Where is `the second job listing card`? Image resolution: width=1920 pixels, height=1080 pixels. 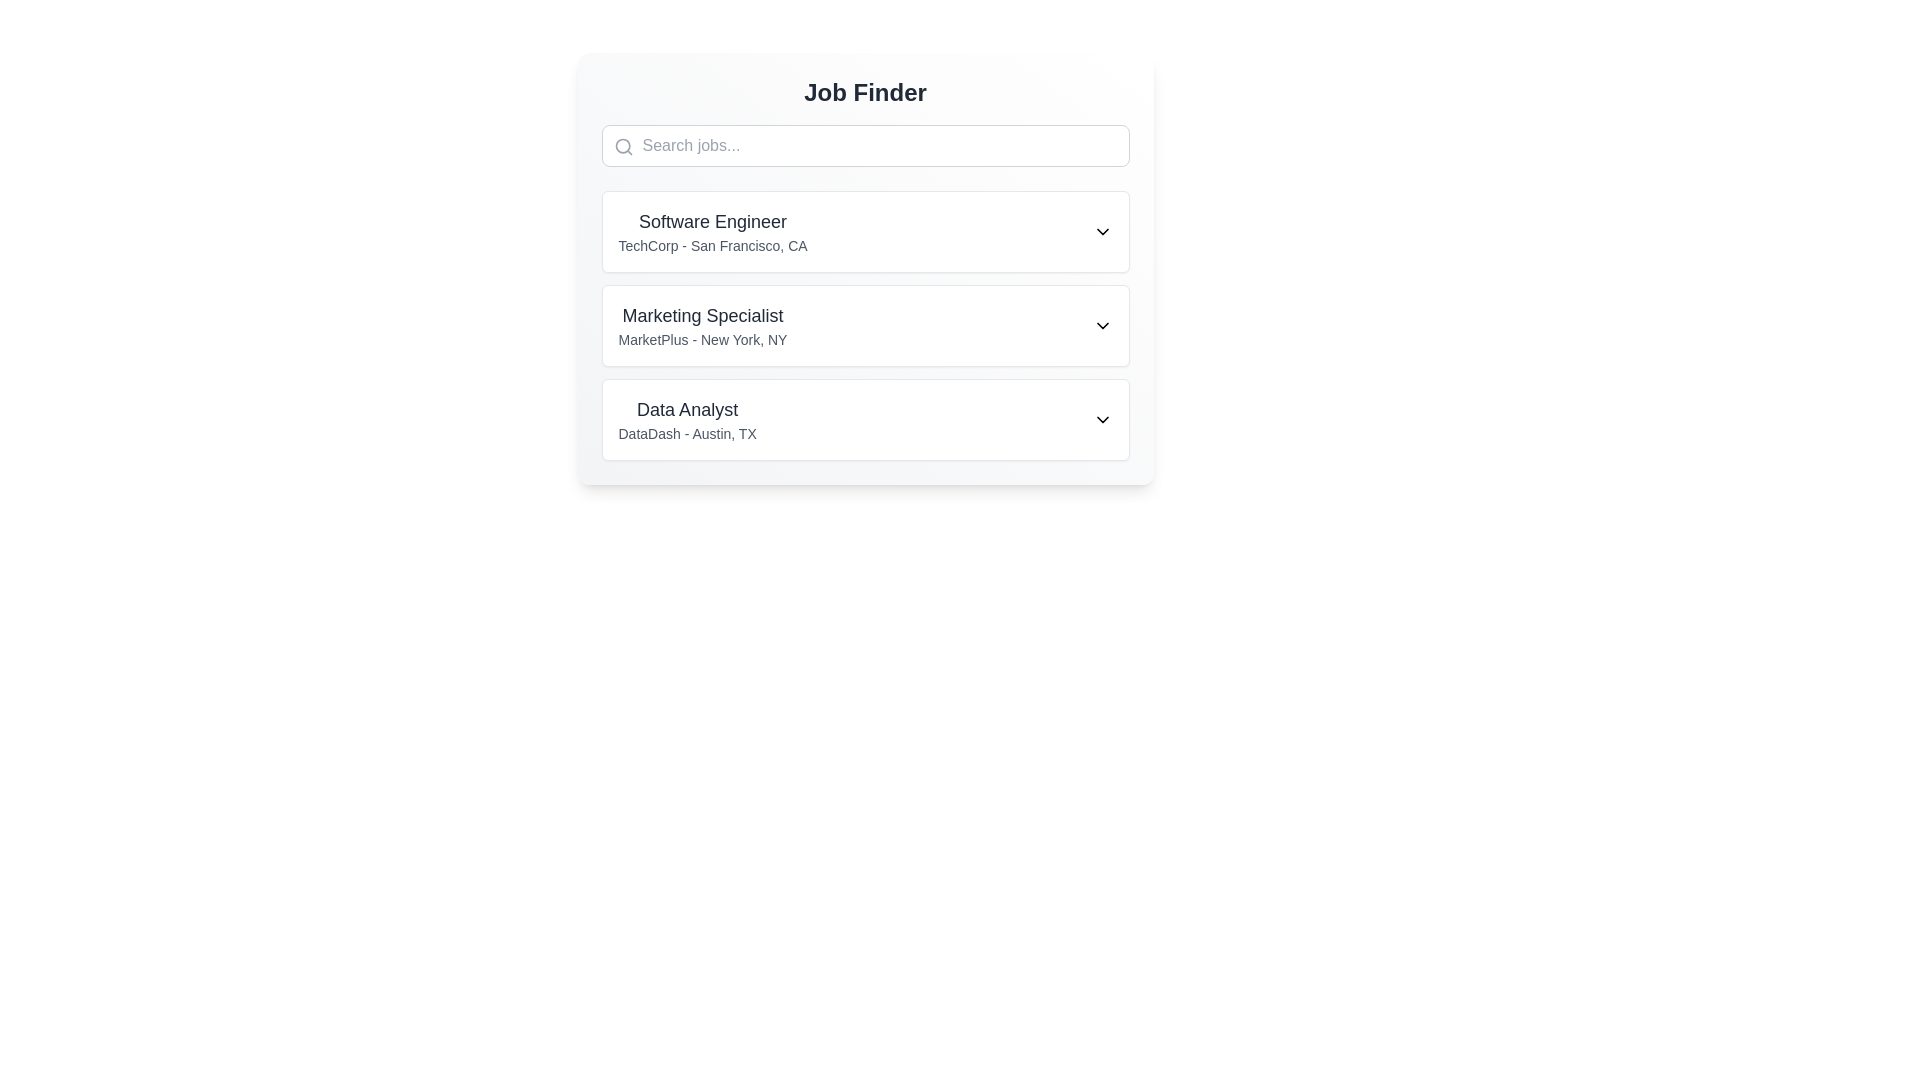 the second job listing card is located at coordinates (865, 325).